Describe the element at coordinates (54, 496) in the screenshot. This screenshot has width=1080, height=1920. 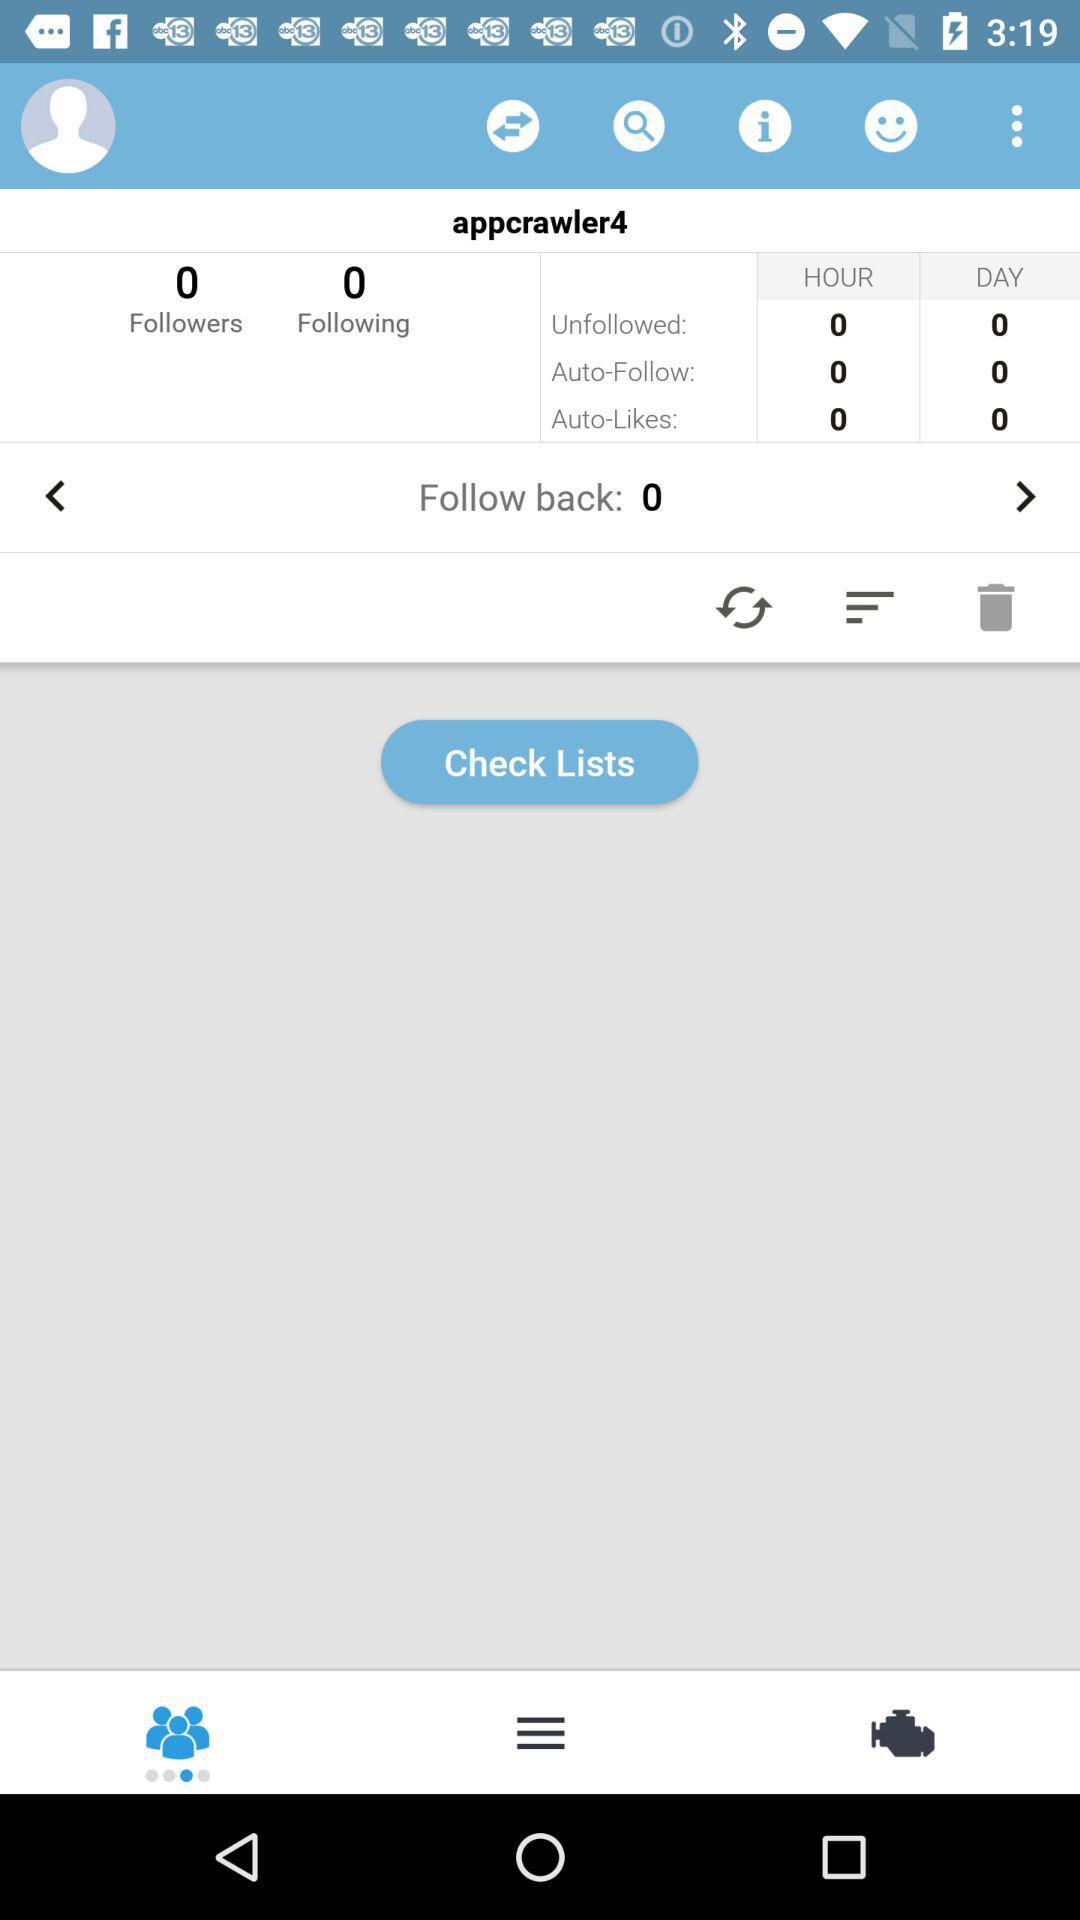
I see `go back` at that location.